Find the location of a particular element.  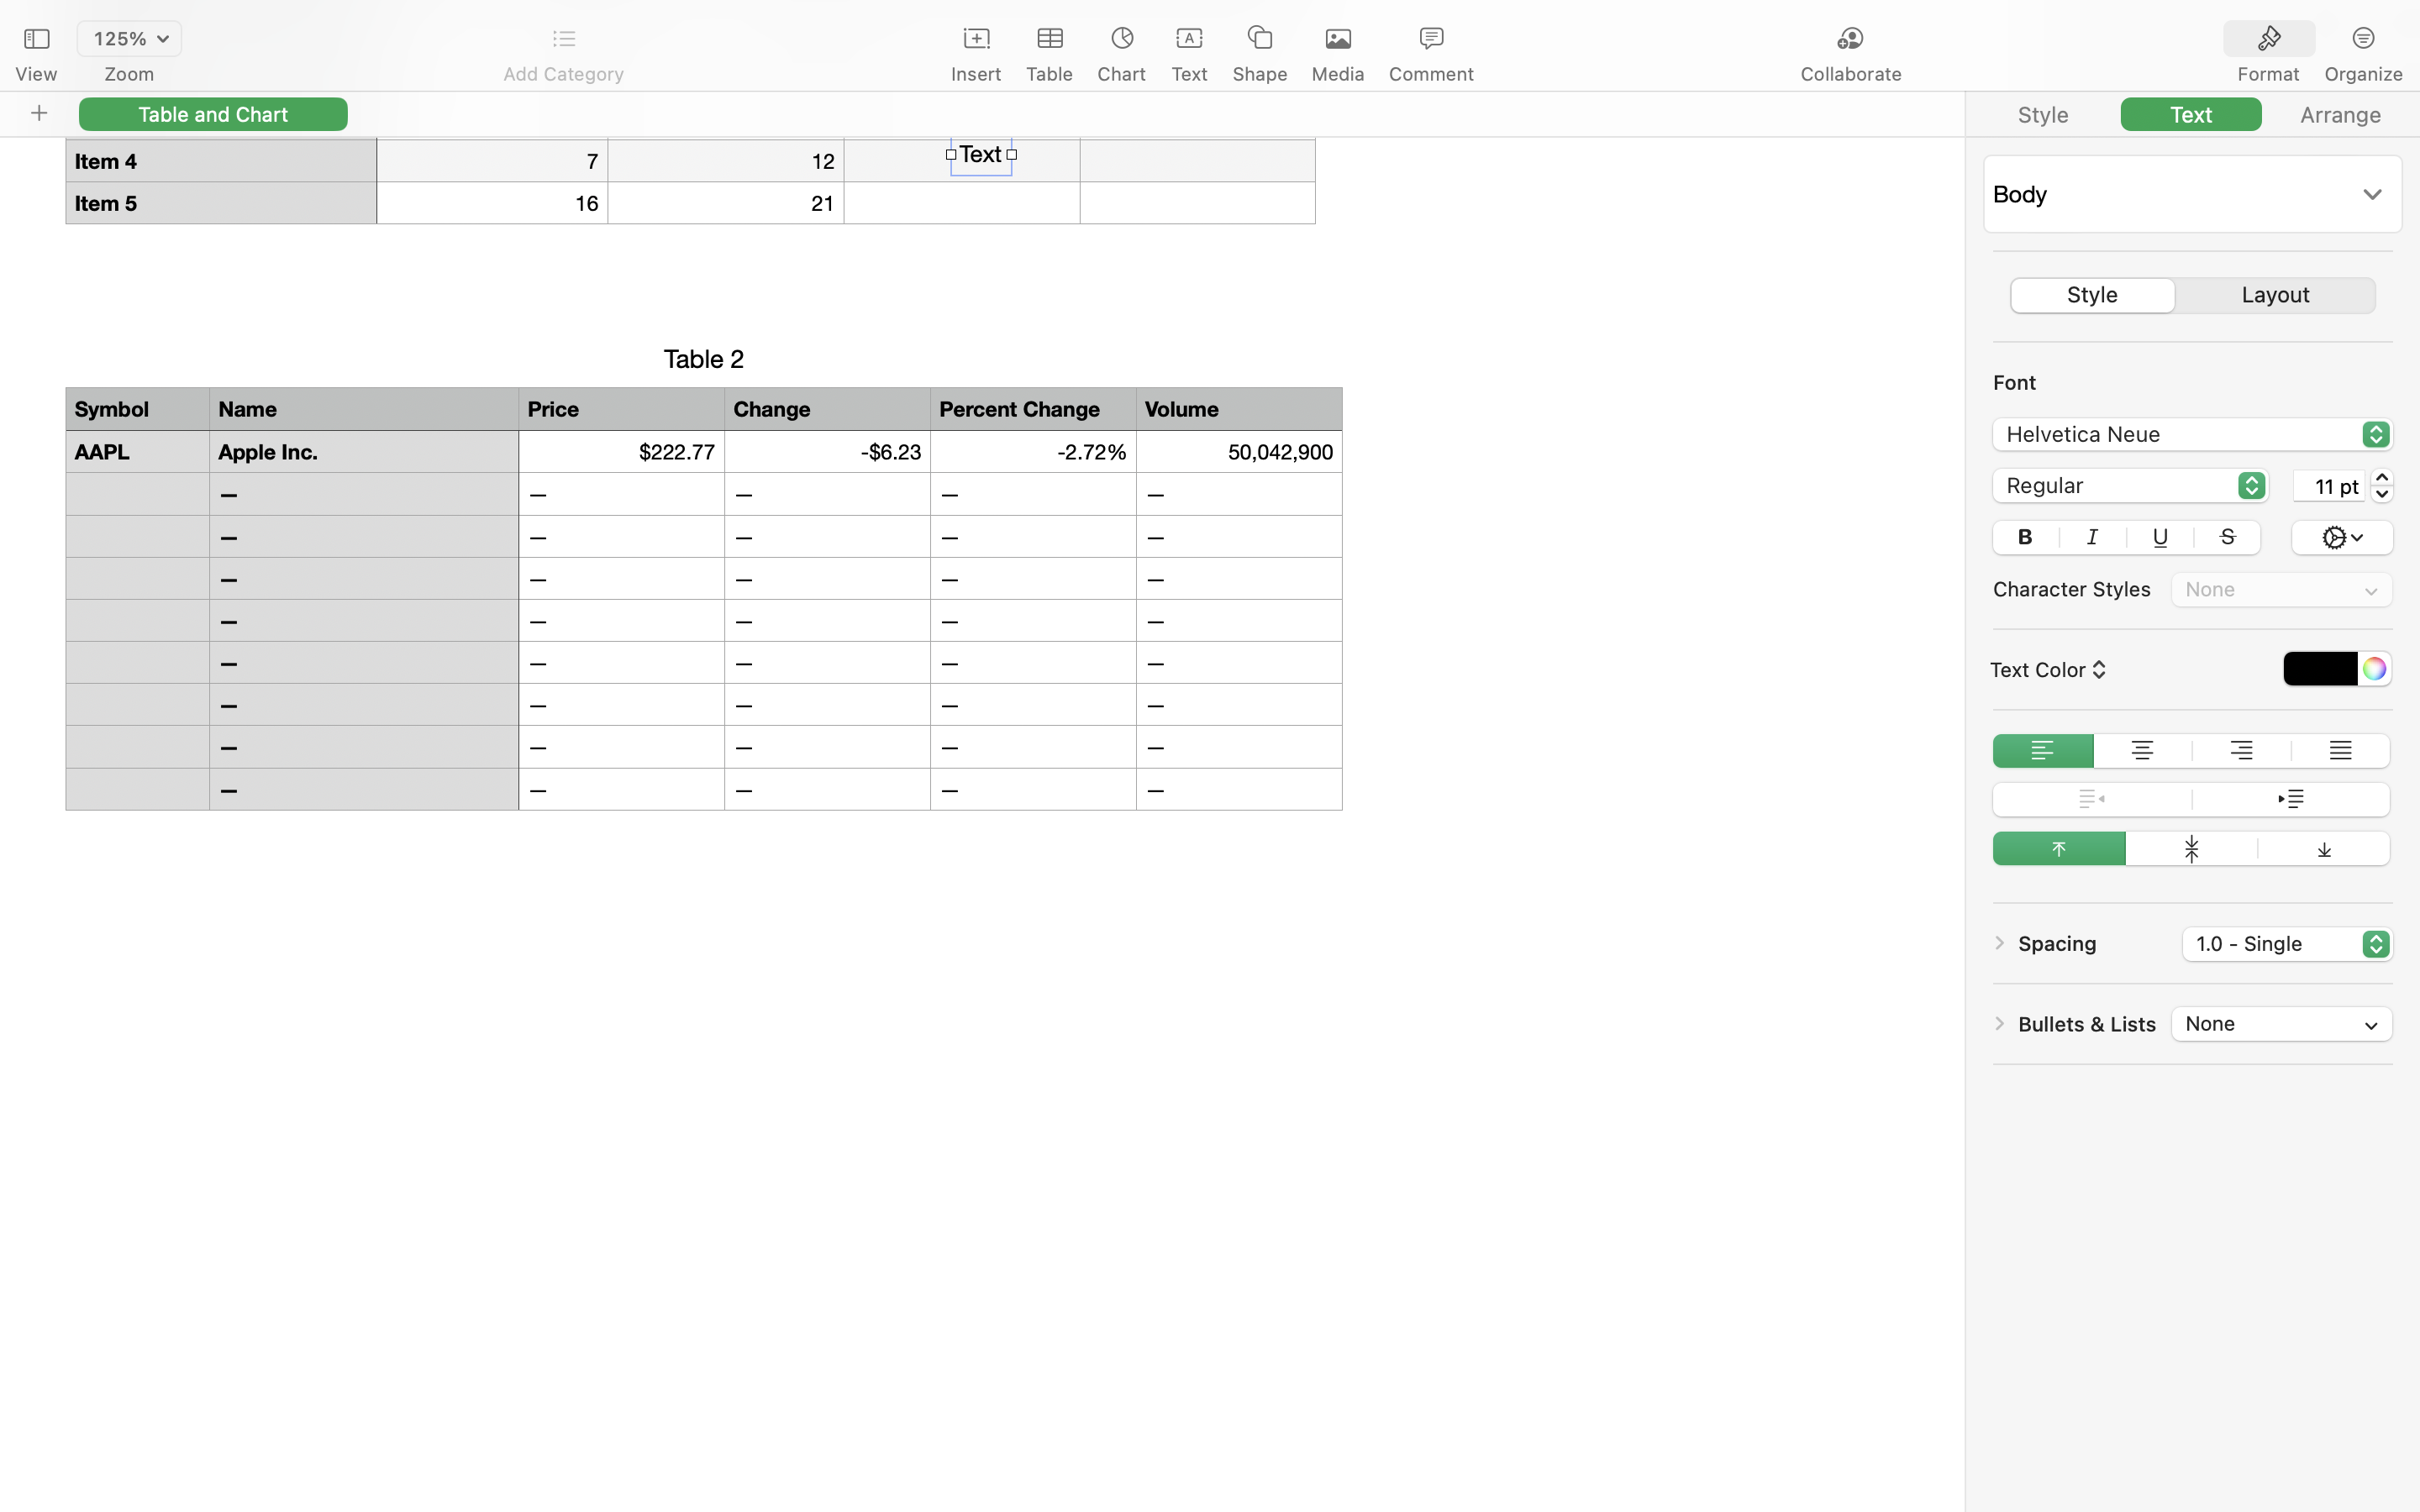

'Table and Chart' is located at coordinates (213, 113).